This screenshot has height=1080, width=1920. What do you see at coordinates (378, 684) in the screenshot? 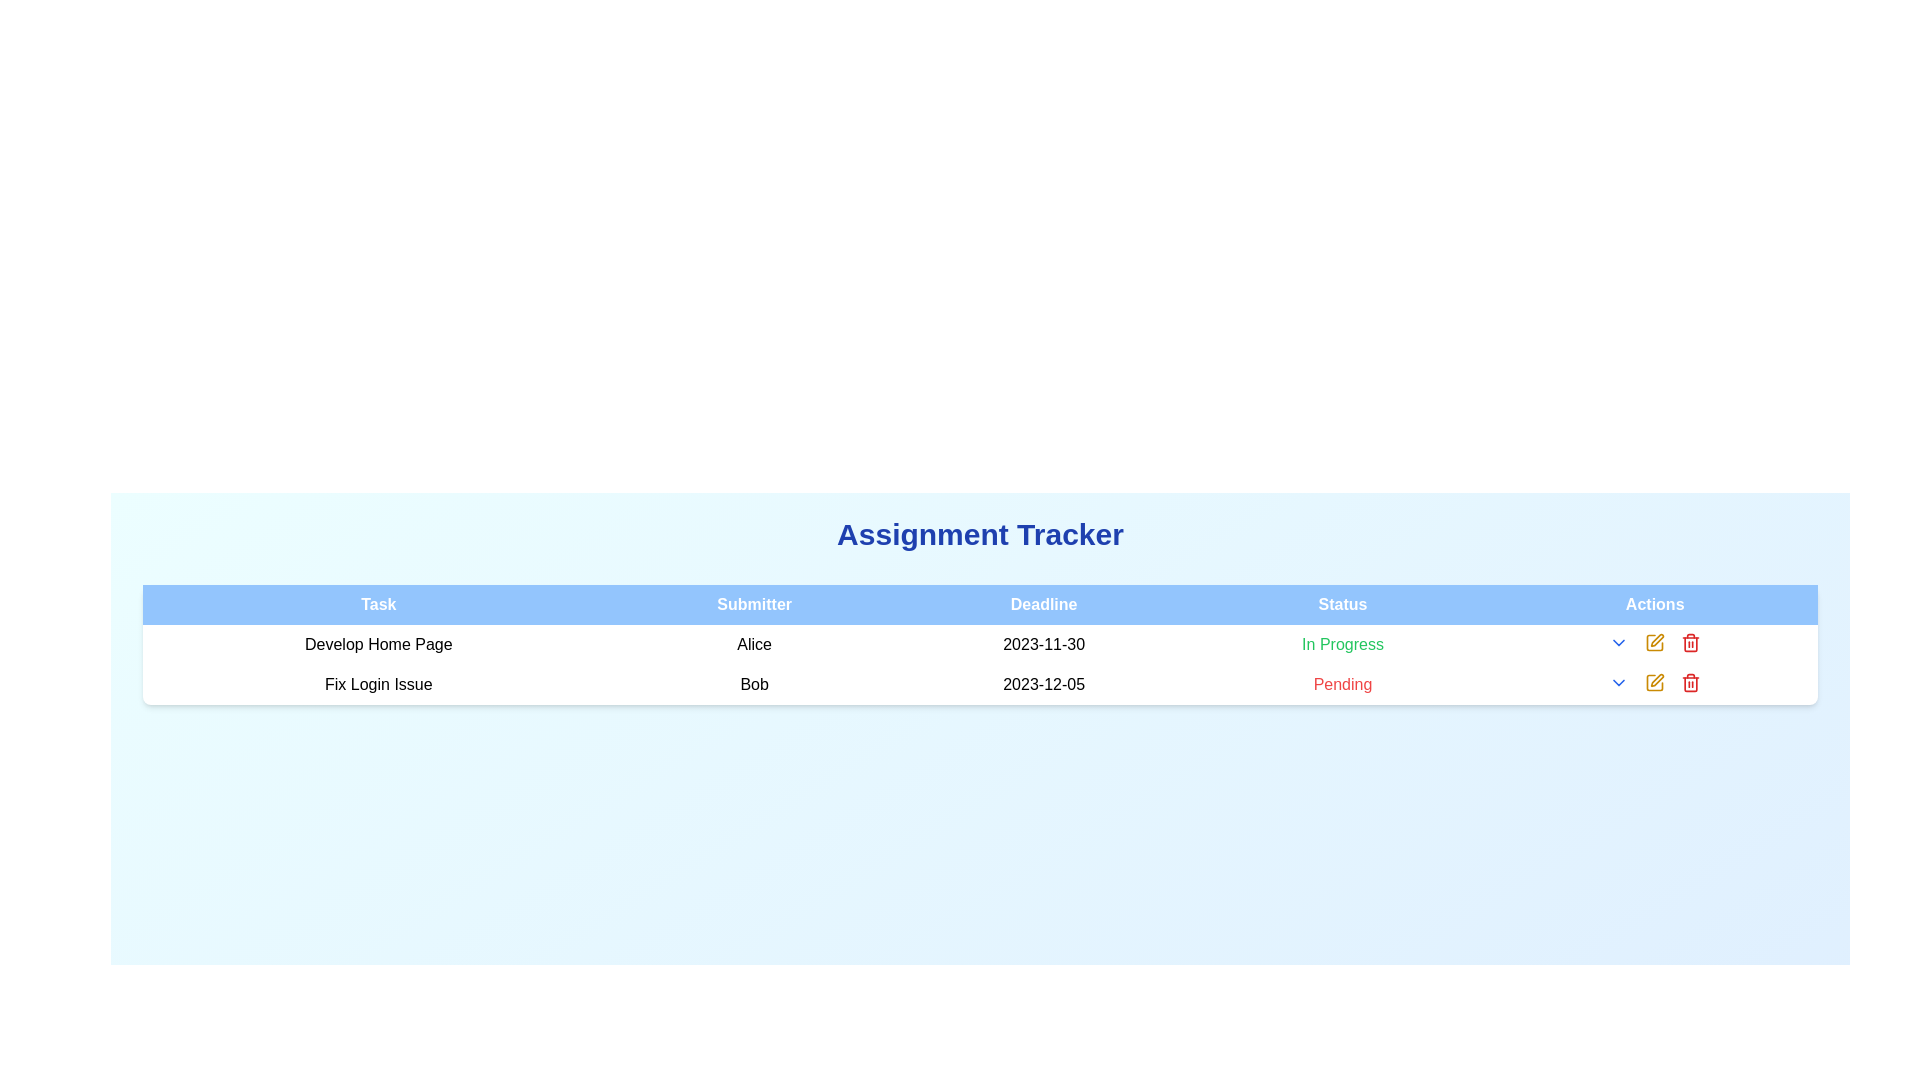
I see `the task description text label in the second row of the task management table, which displays the task name 'Develop Home Page'` at bounding box center [378, 684].